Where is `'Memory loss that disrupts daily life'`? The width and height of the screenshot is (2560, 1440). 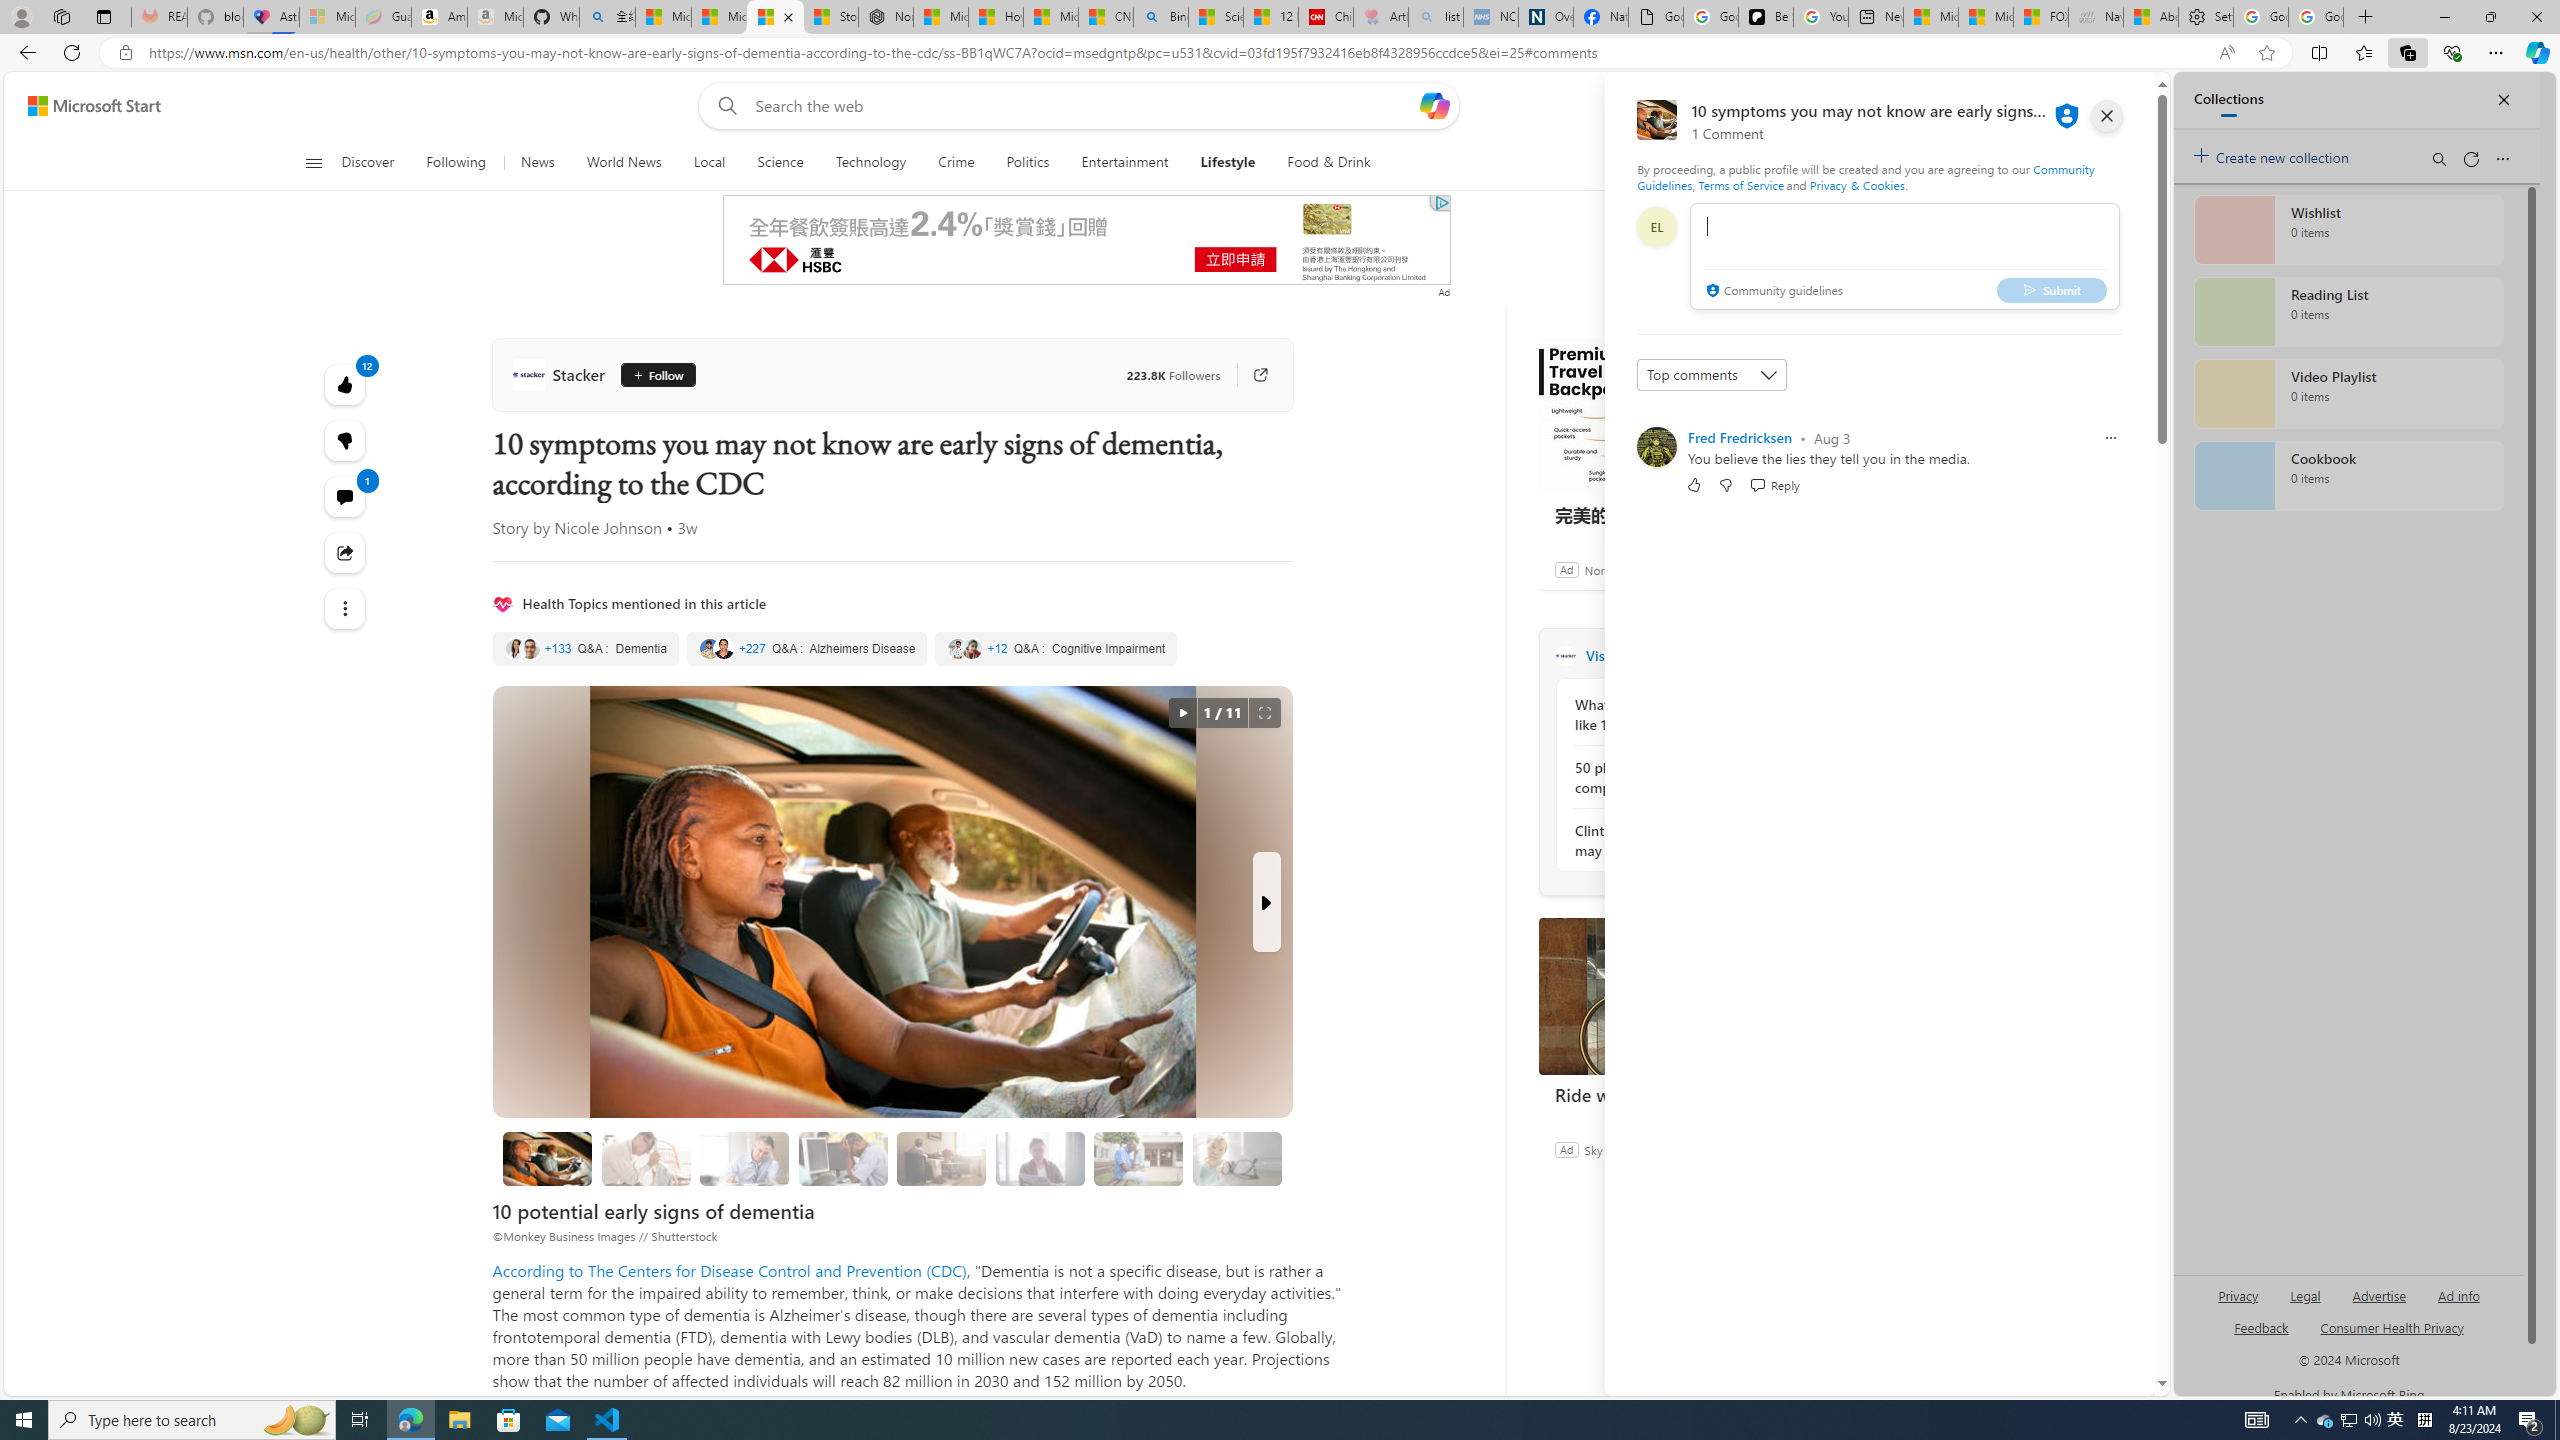
'Memory loss that disrupts daily life' is located at coordinates (645, 1158).